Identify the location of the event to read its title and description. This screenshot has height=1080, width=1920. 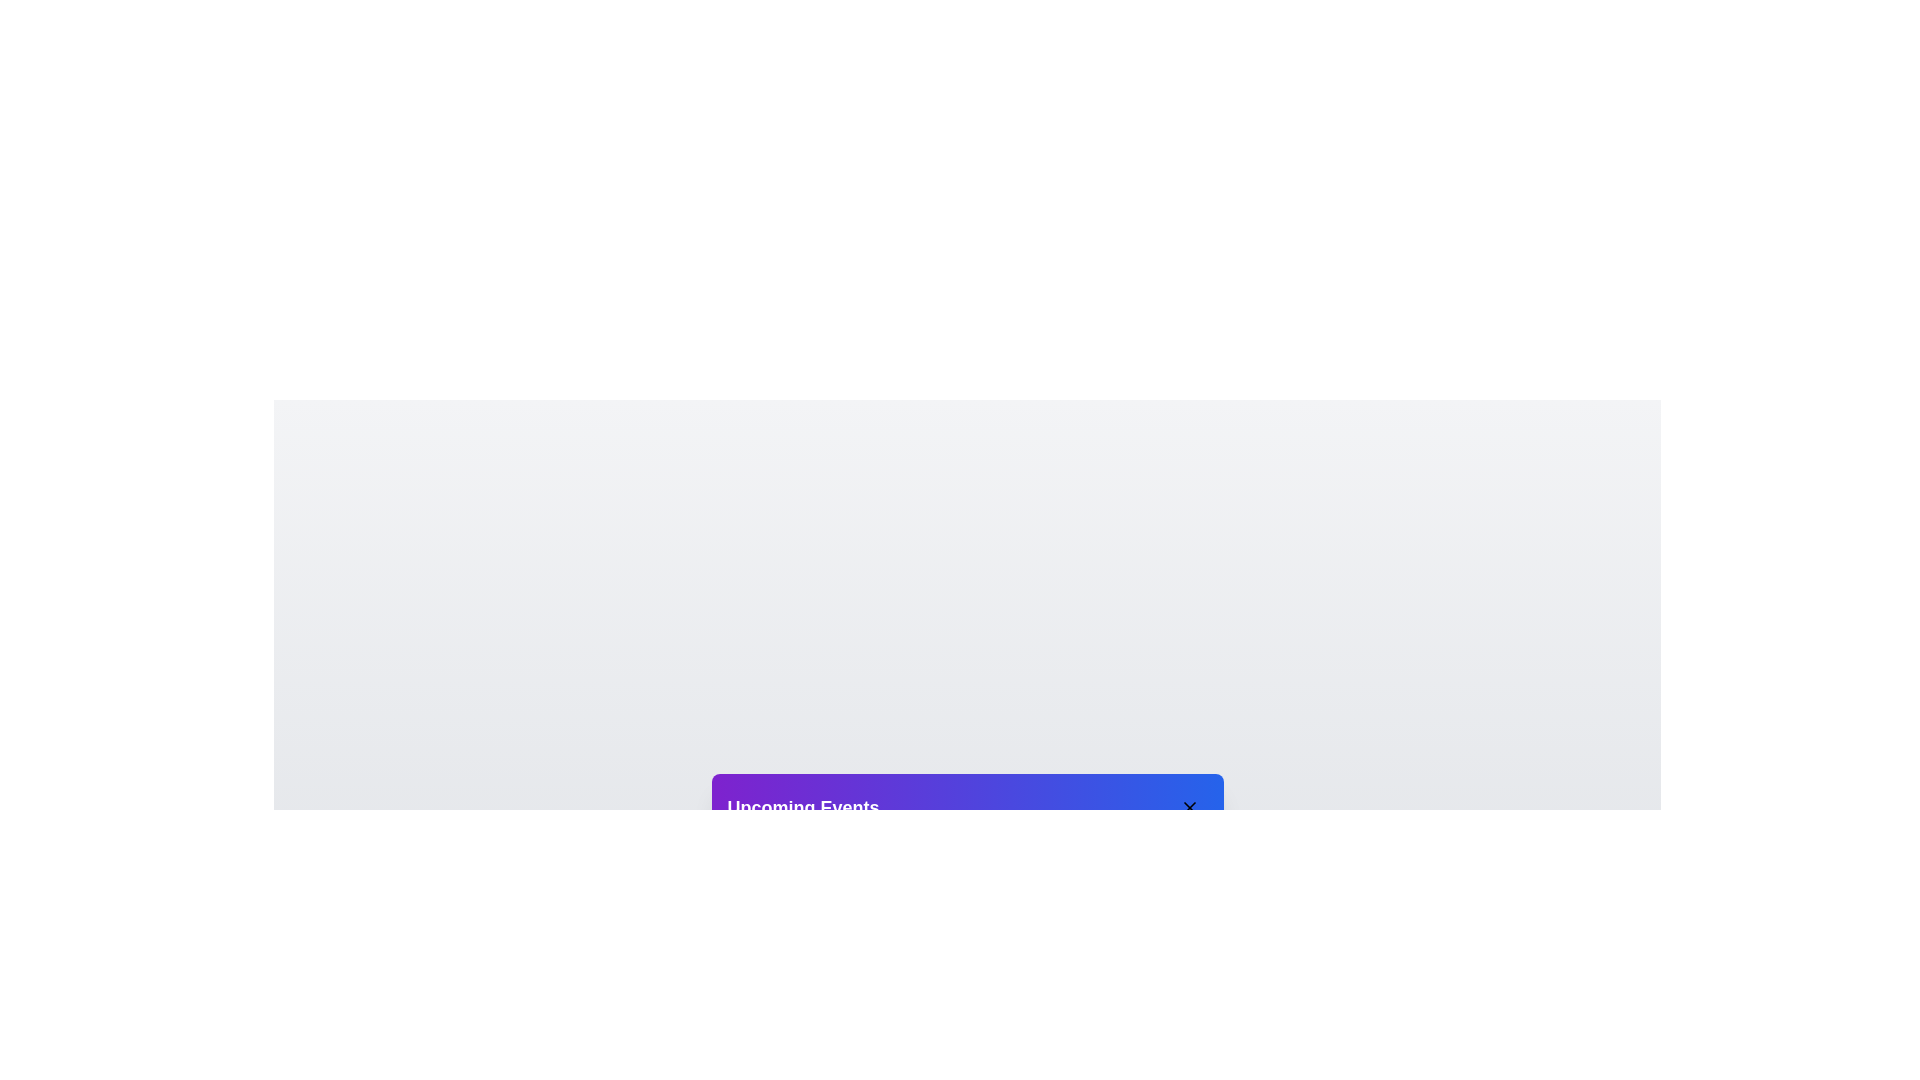
(867, 870).